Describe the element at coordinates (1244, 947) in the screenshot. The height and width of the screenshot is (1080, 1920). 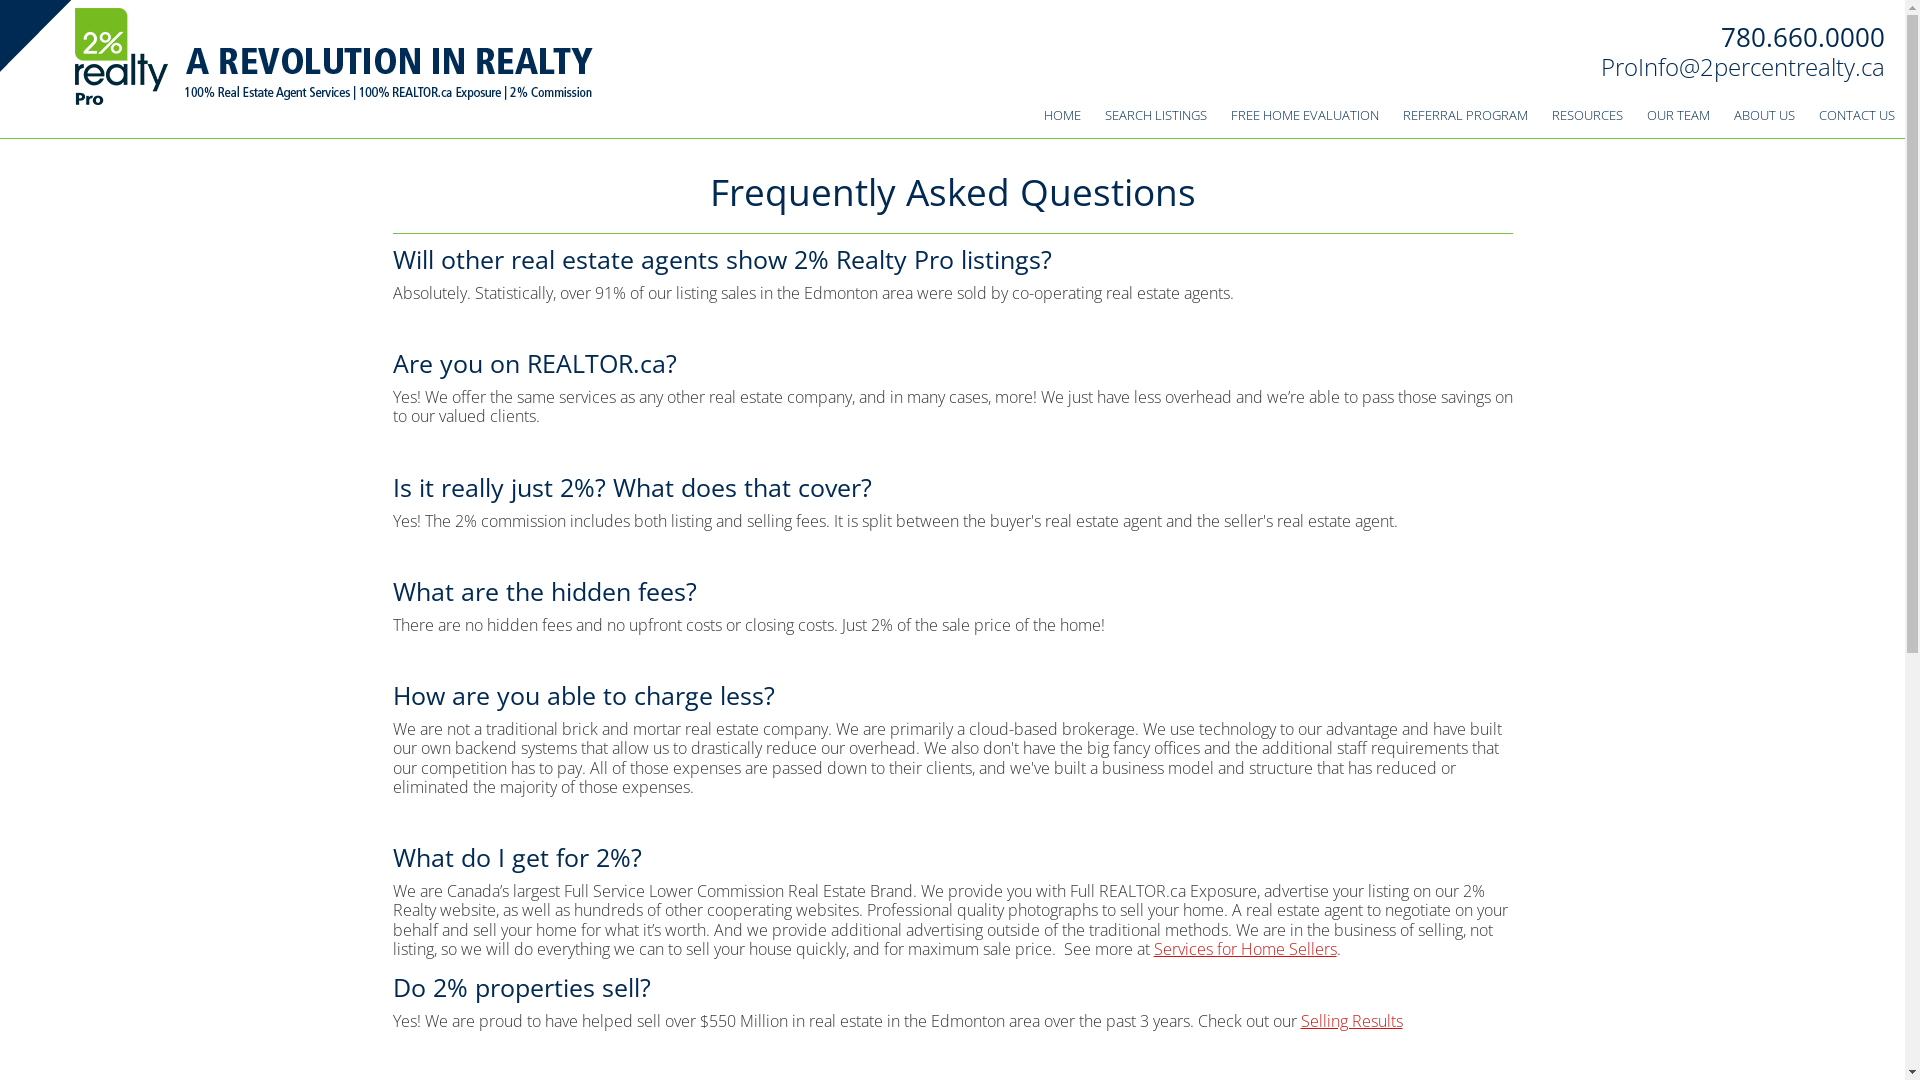
I see `'Services for Home Sellers'` at that location.